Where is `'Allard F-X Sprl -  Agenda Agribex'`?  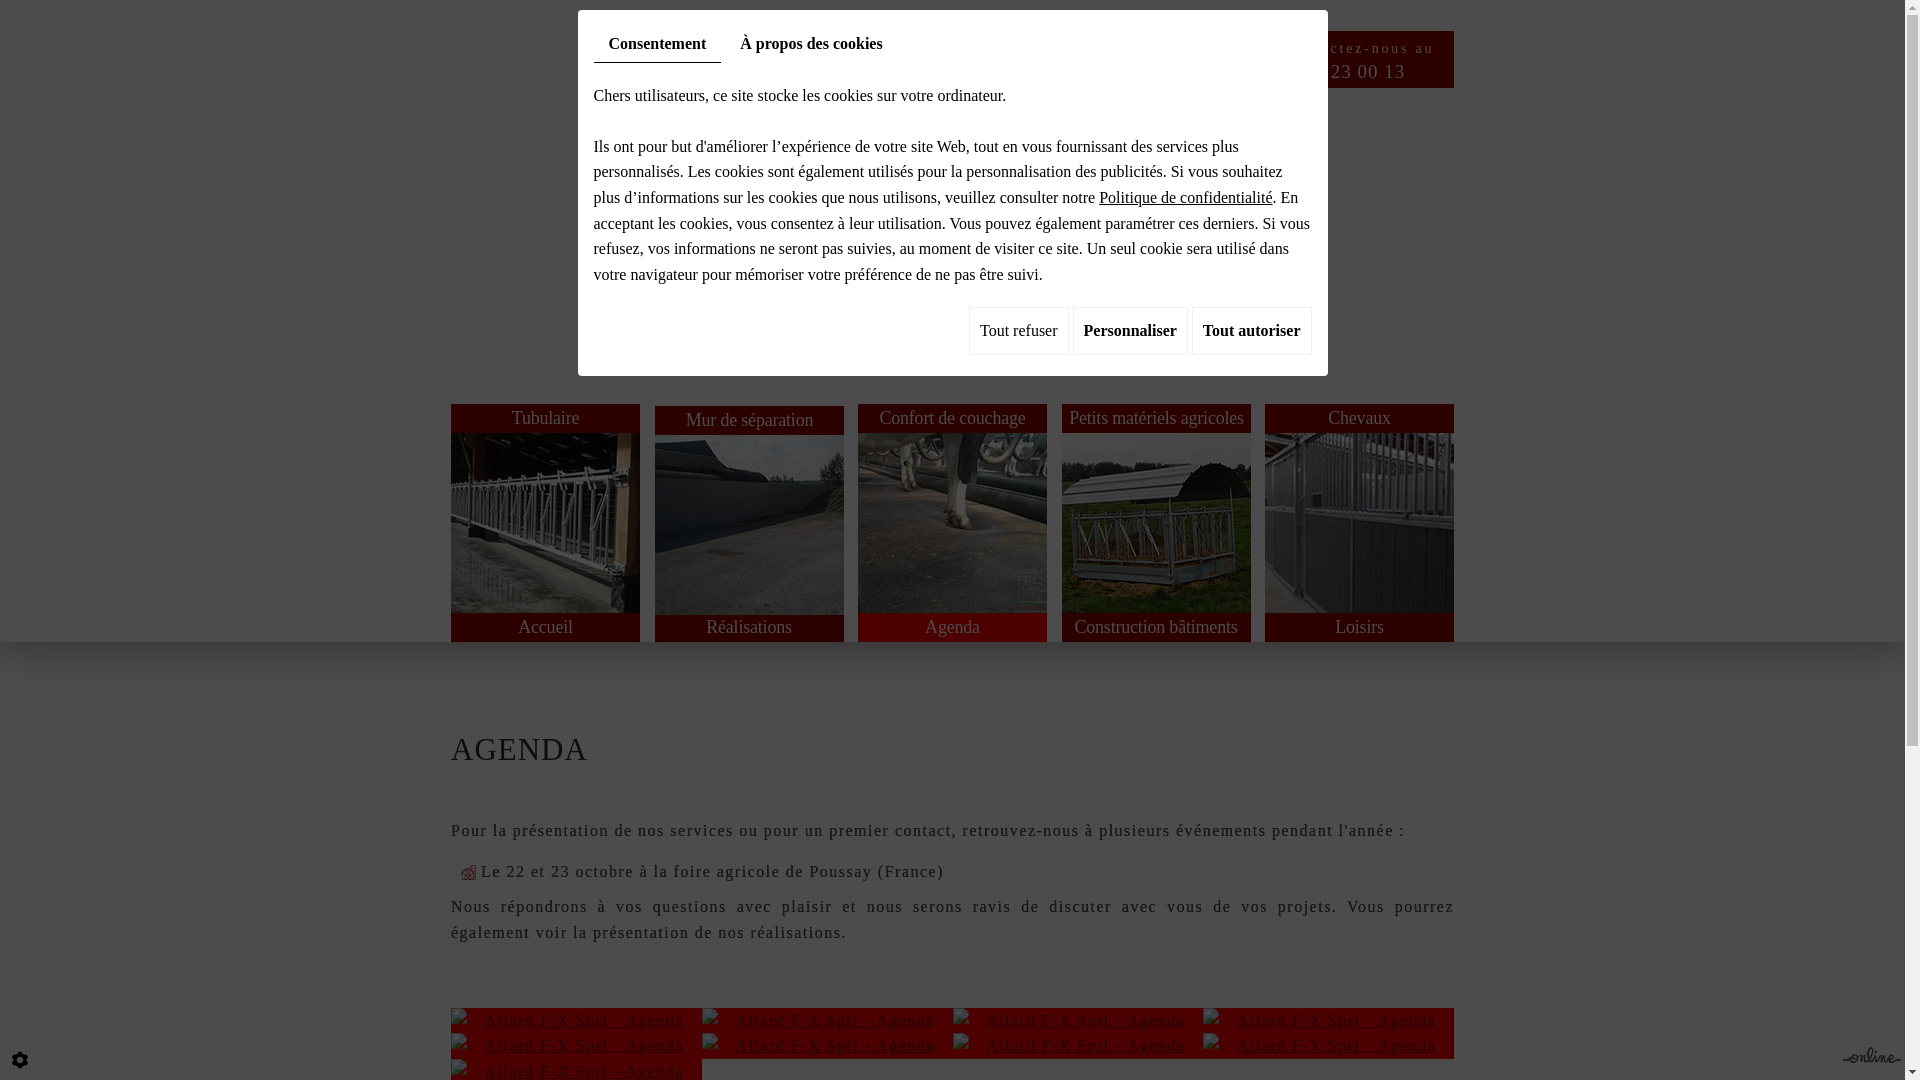 'Allard F-X Sprl -  Agenda Agribex' is located at coordinates (827, 1021).